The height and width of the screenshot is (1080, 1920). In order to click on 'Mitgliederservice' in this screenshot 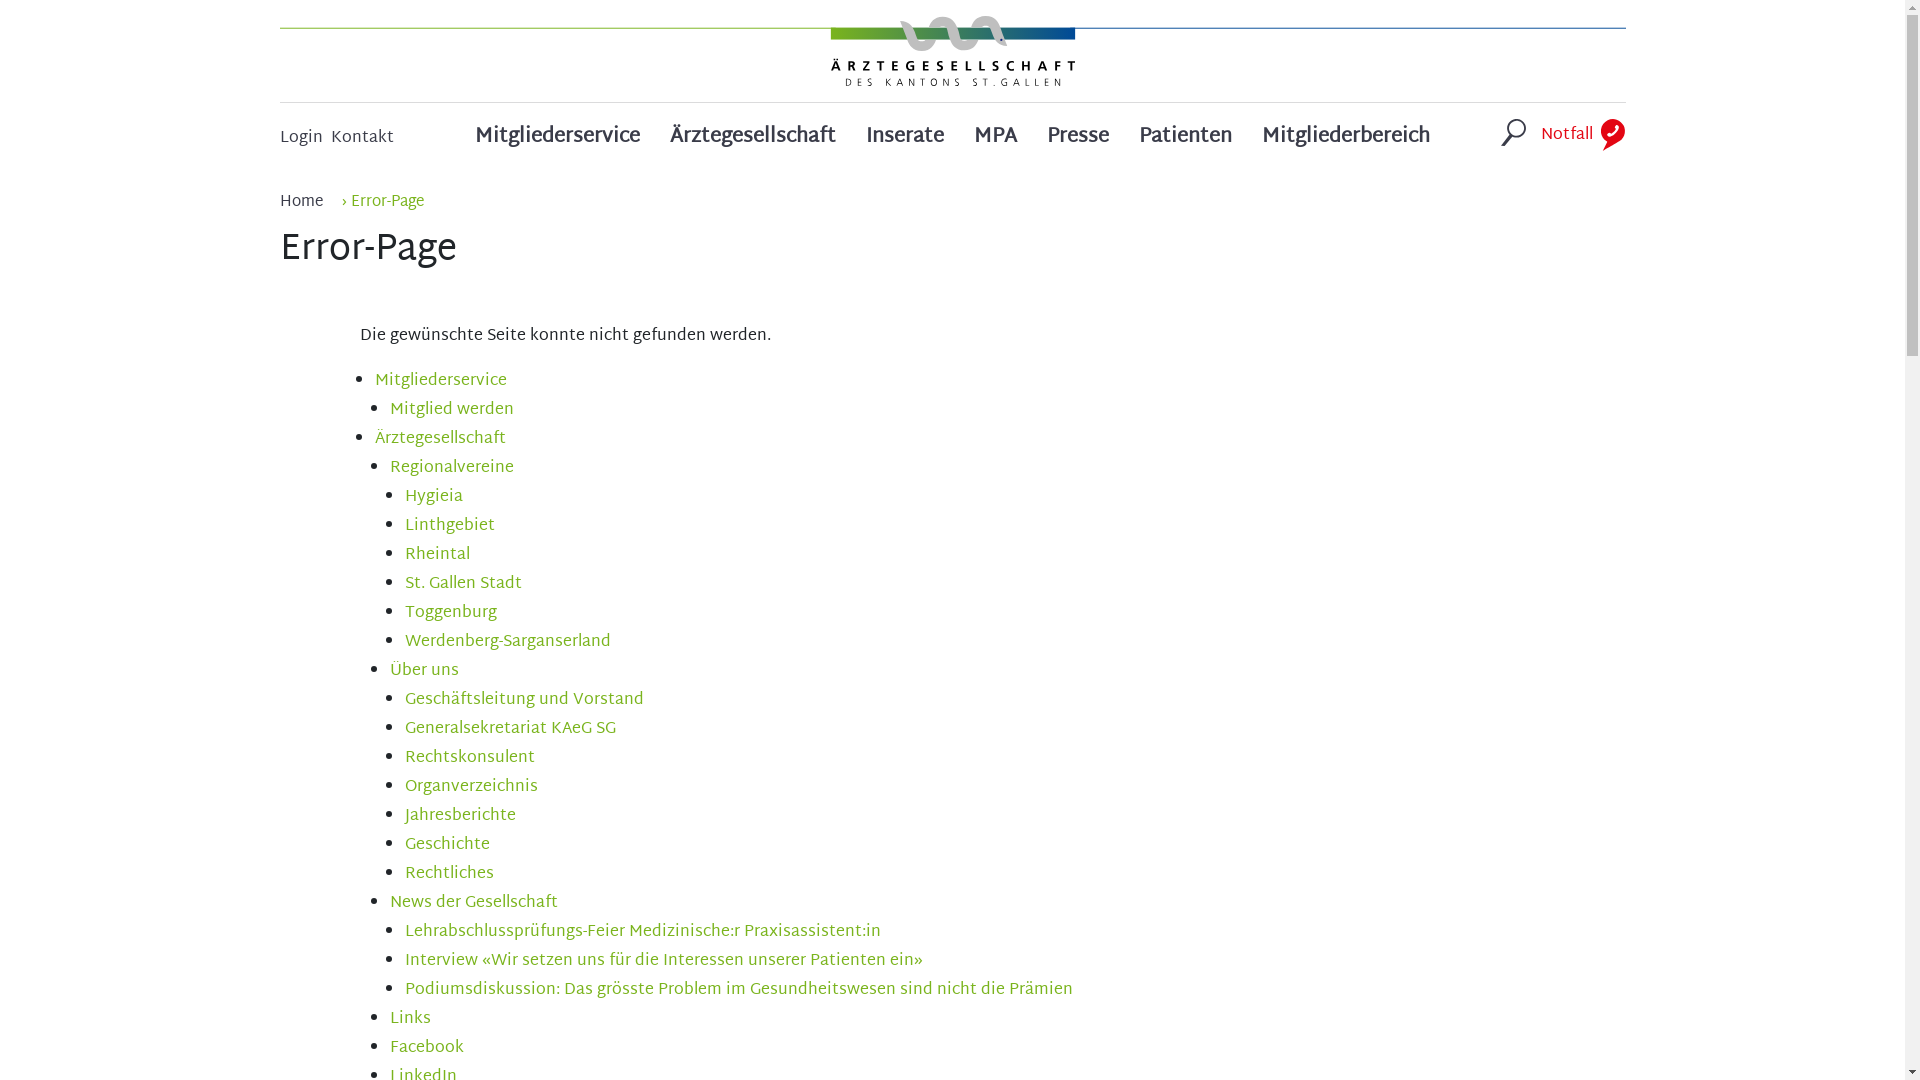, I will do `click(439, 381)`.